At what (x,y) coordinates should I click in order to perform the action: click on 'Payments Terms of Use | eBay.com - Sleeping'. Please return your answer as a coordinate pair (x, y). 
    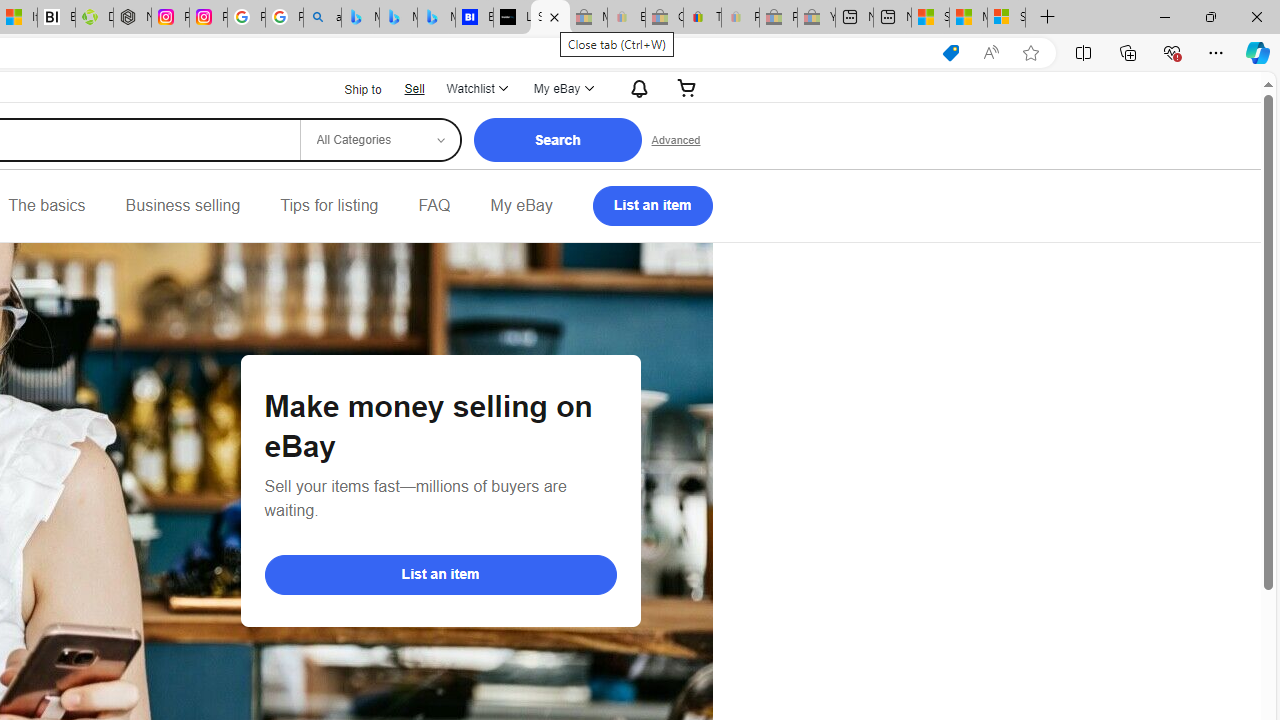
    Looking at the image, I should click on (739, 17).